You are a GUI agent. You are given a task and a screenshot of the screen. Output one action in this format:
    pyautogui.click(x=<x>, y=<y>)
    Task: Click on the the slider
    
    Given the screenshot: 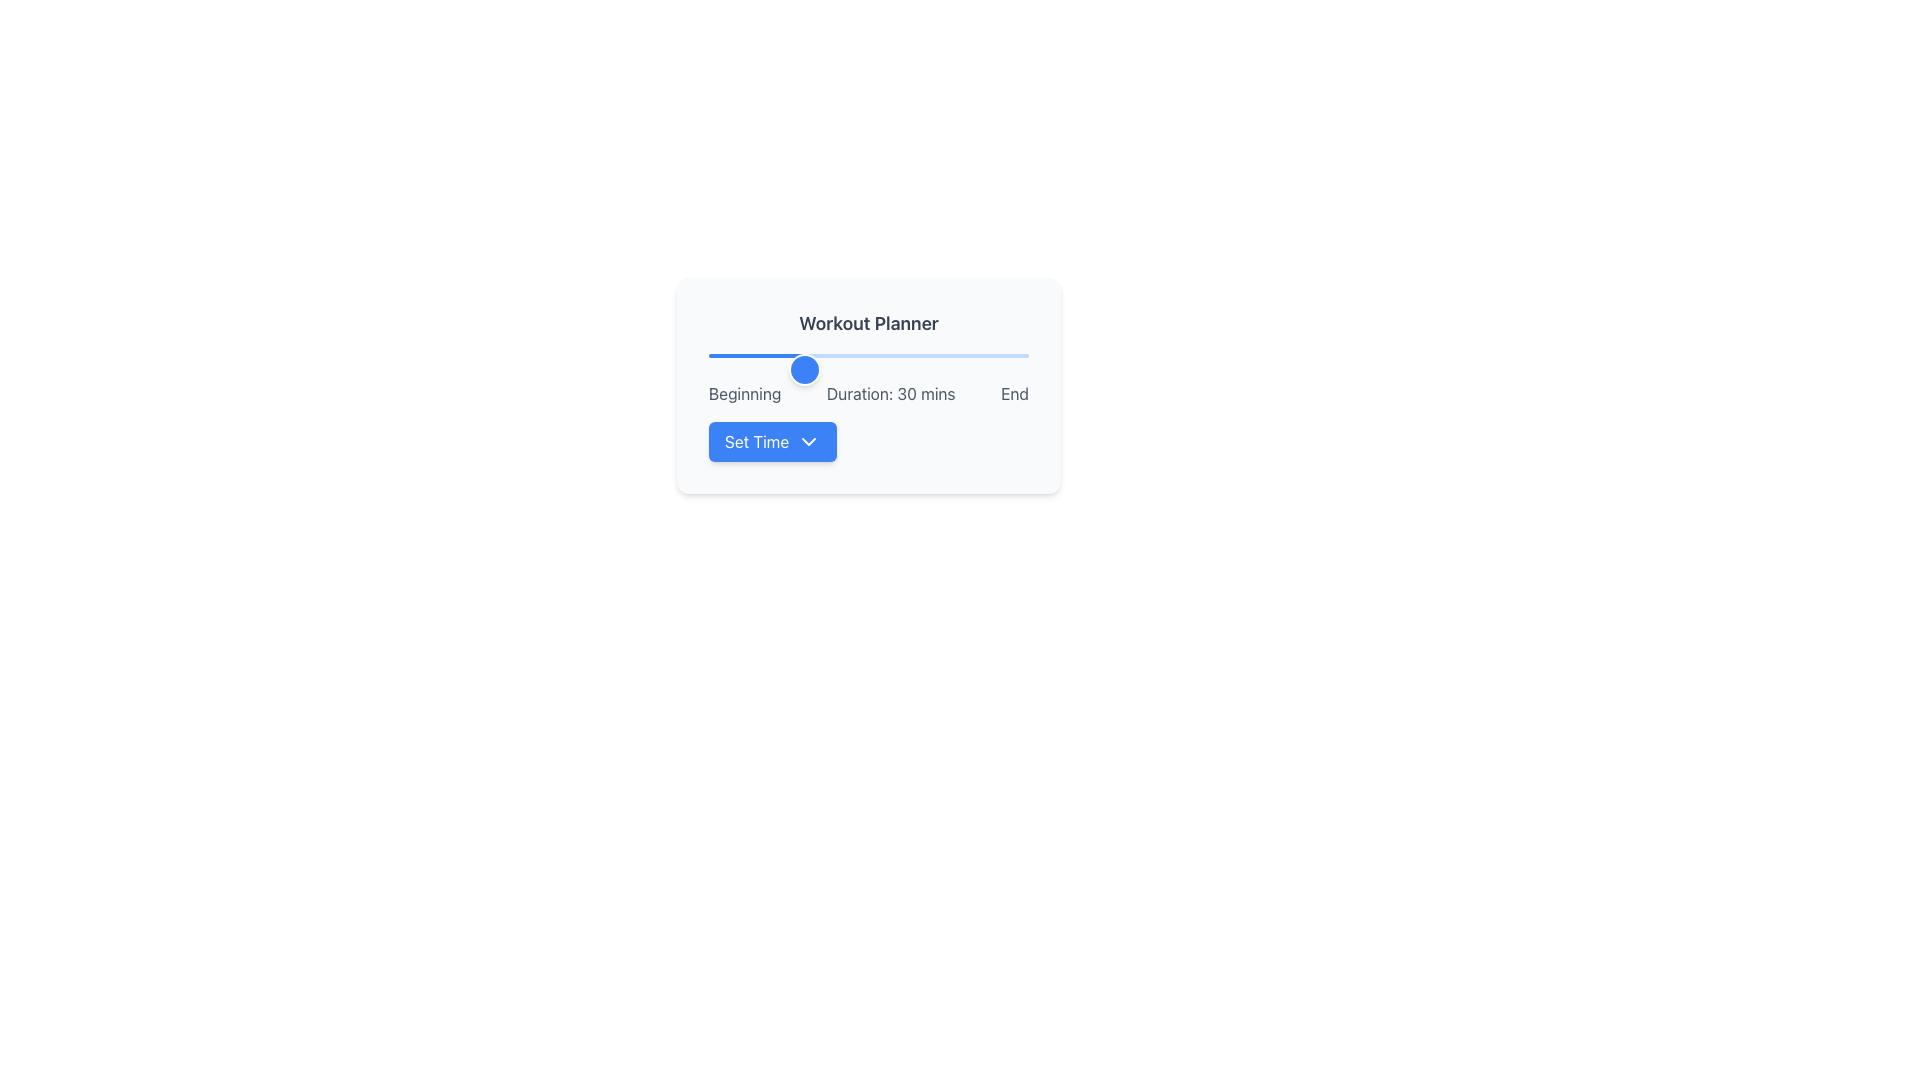 What is the action you would take?
    pyautogui.click(x=893, y=353)
    